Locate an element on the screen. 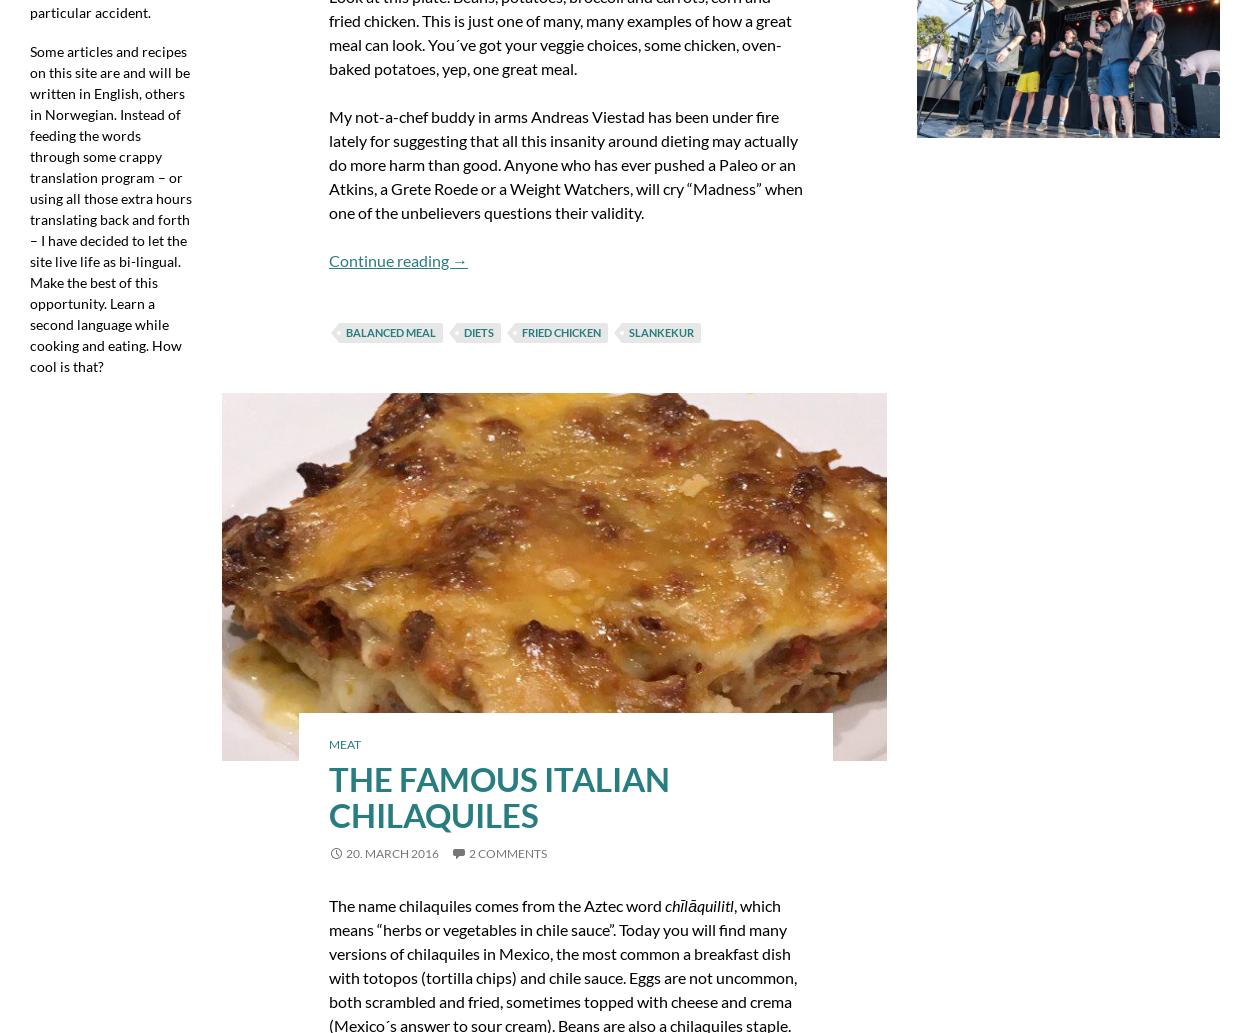 The width and height of the screenshot is (1250, 1033). 'Meat' is located at coordinates (343, 743).